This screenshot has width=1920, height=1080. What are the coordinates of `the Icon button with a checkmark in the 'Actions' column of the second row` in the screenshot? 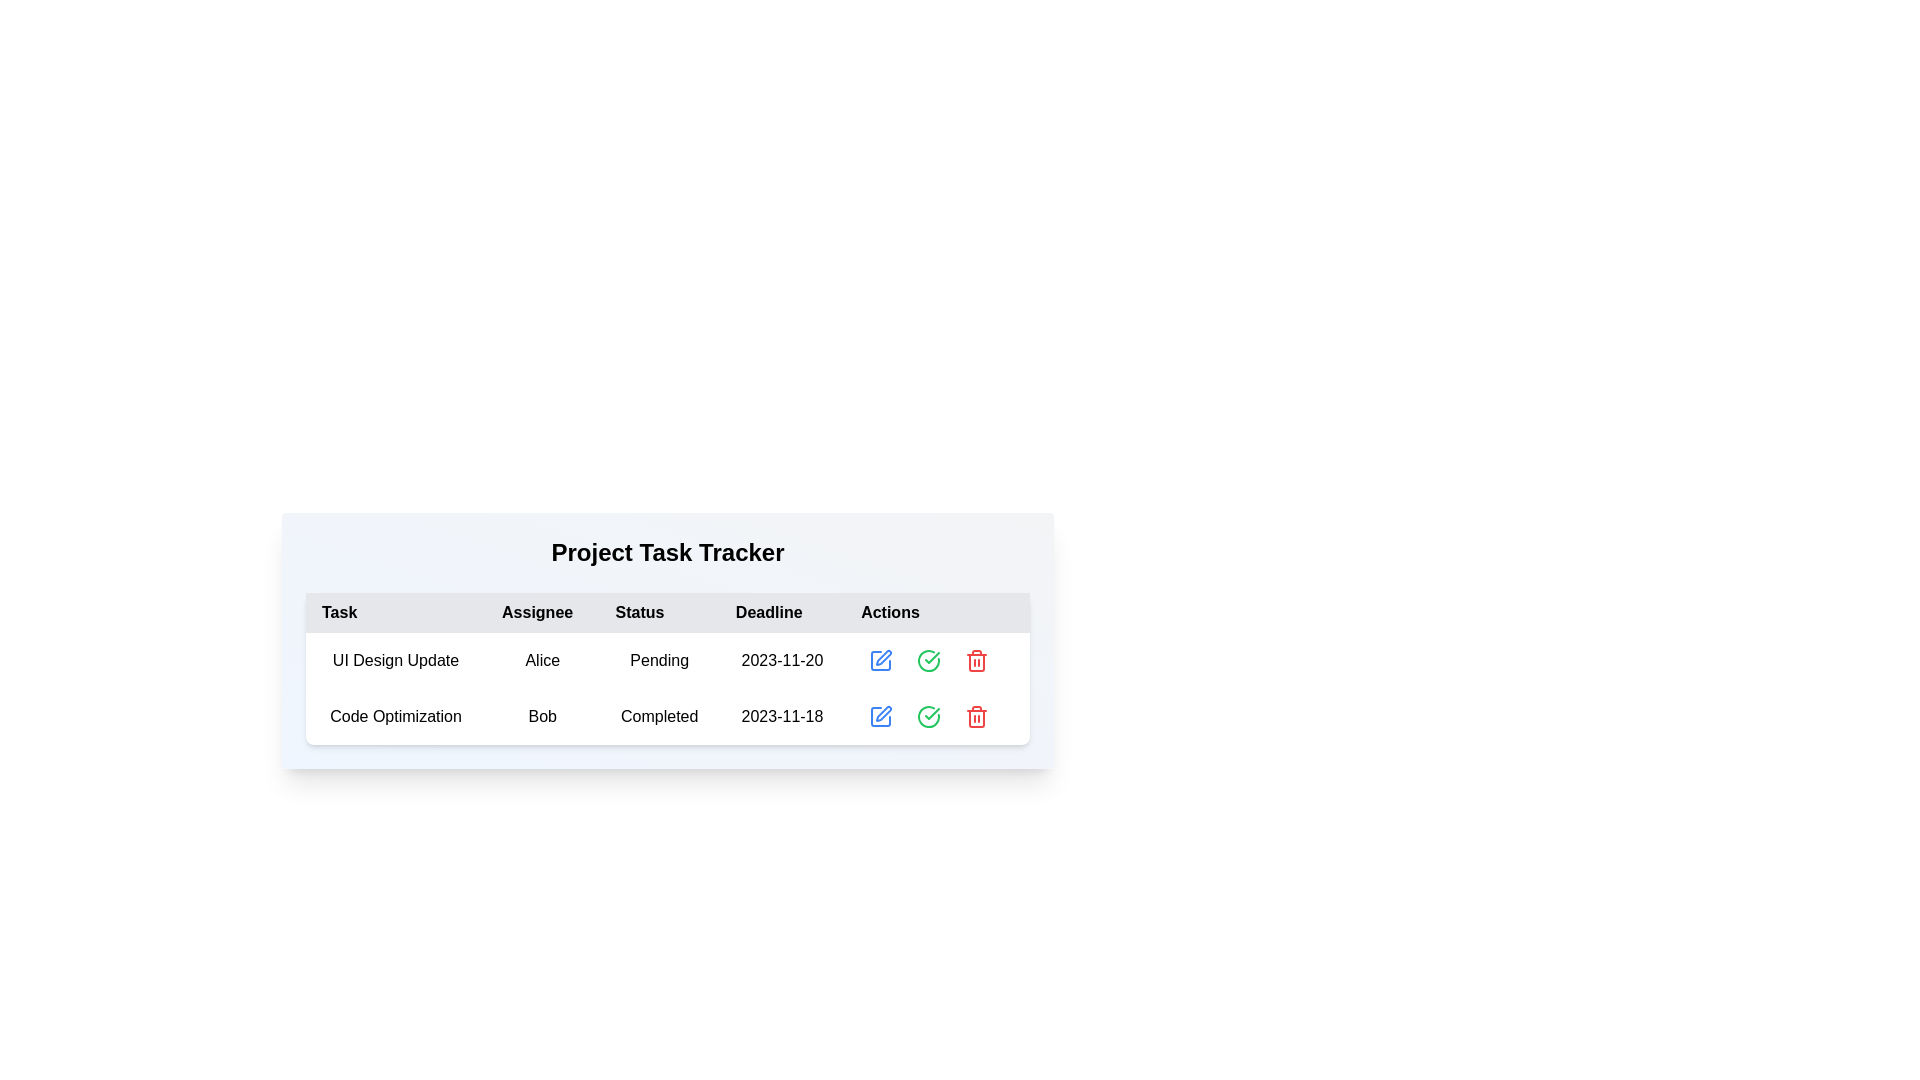 It's located at (928, 716).